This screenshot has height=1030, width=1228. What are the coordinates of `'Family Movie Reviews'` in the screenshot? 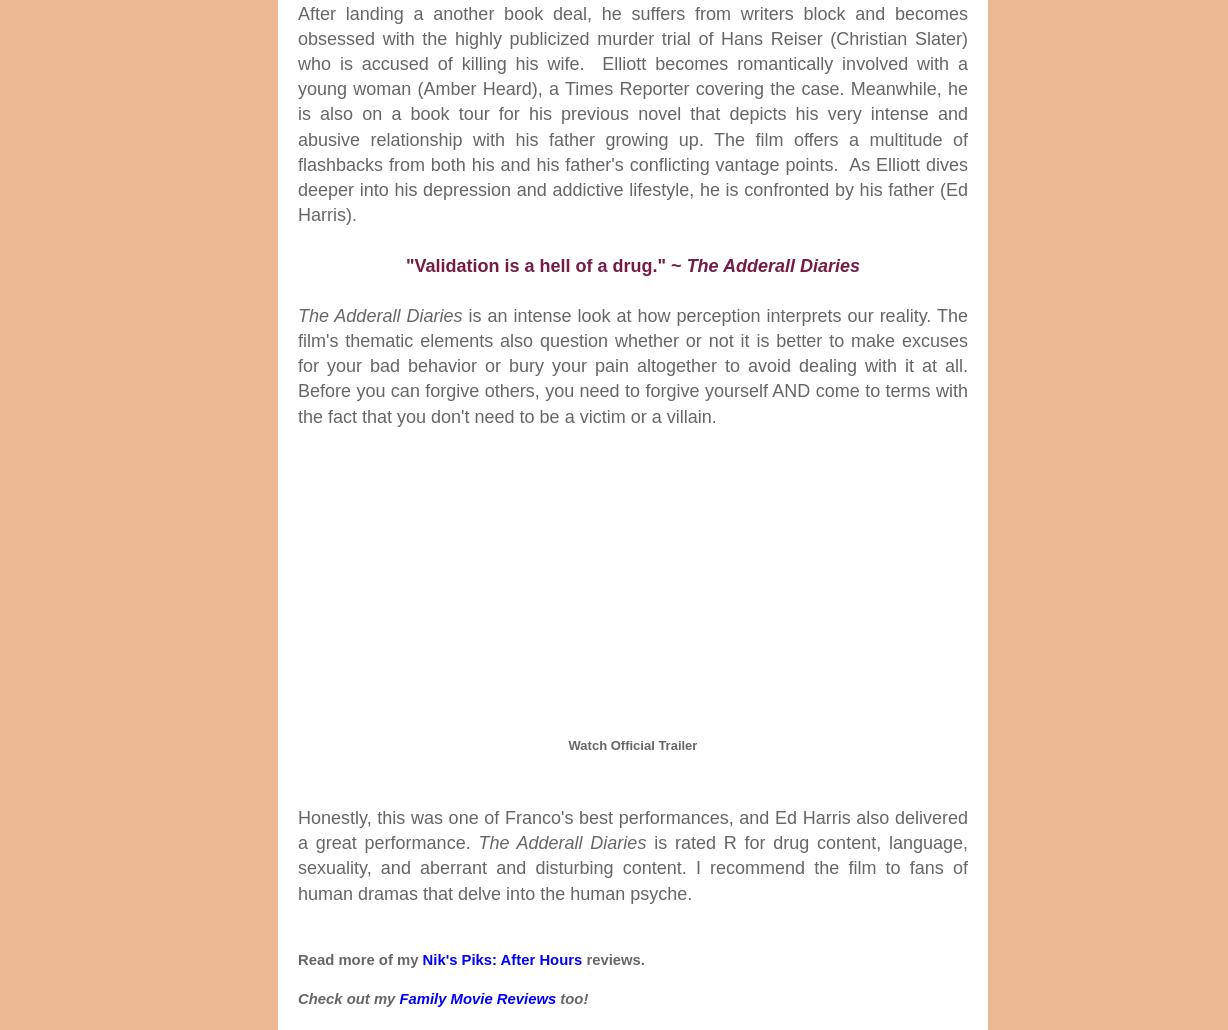 It's located at (476, 997).